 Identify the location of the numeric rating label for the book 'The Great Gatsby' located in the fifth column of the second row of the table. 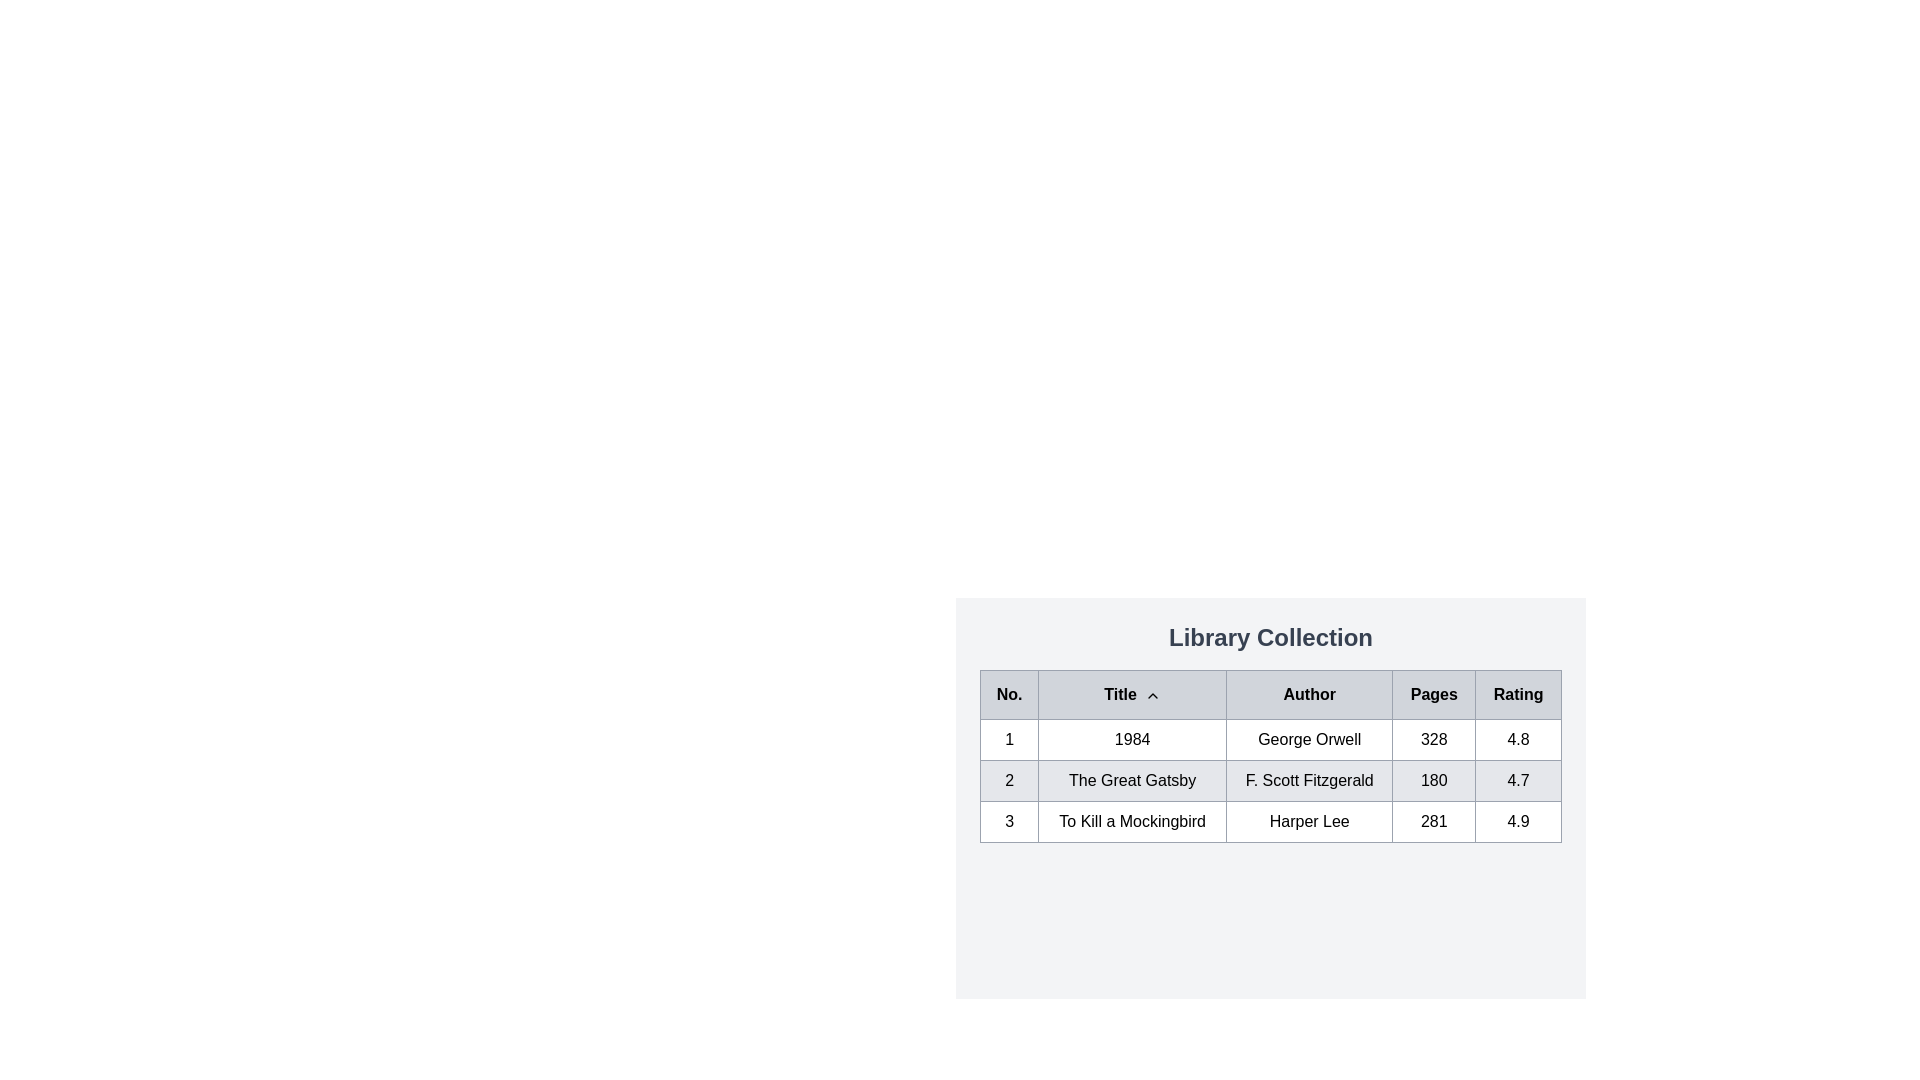
(1518, 779).